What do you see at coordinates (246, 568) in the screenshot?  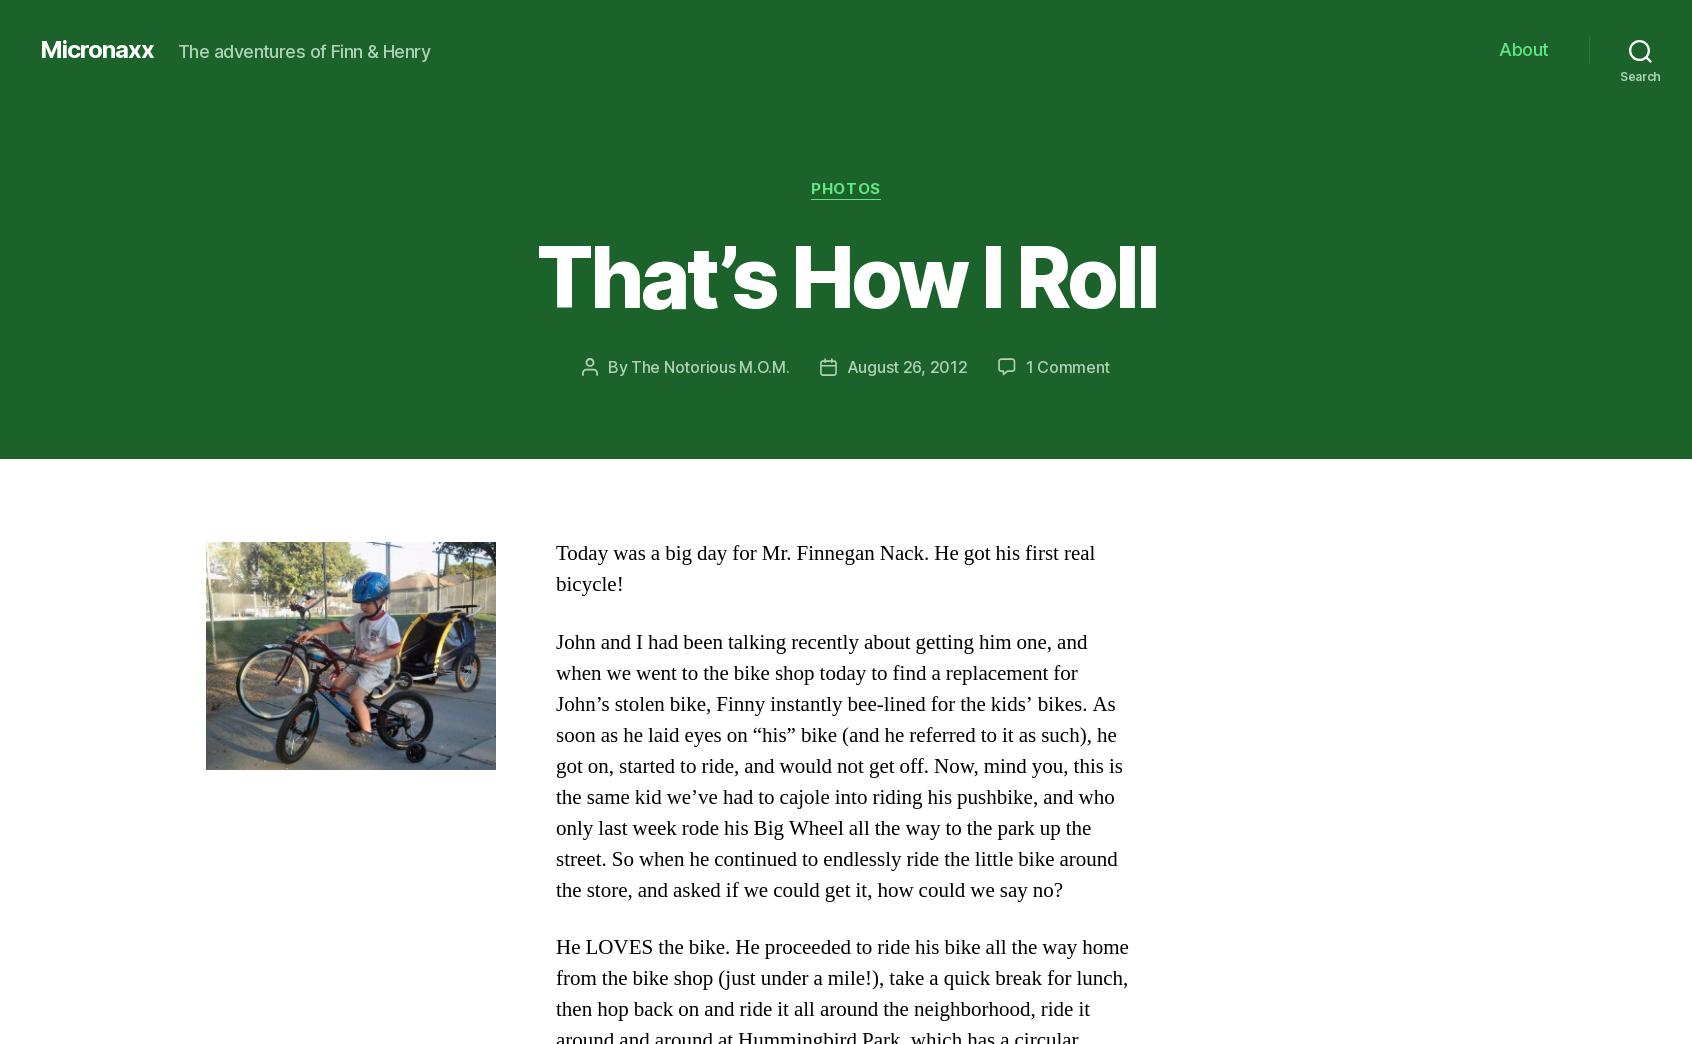 I see `'May 2011'` at bounding box center [246, 568].